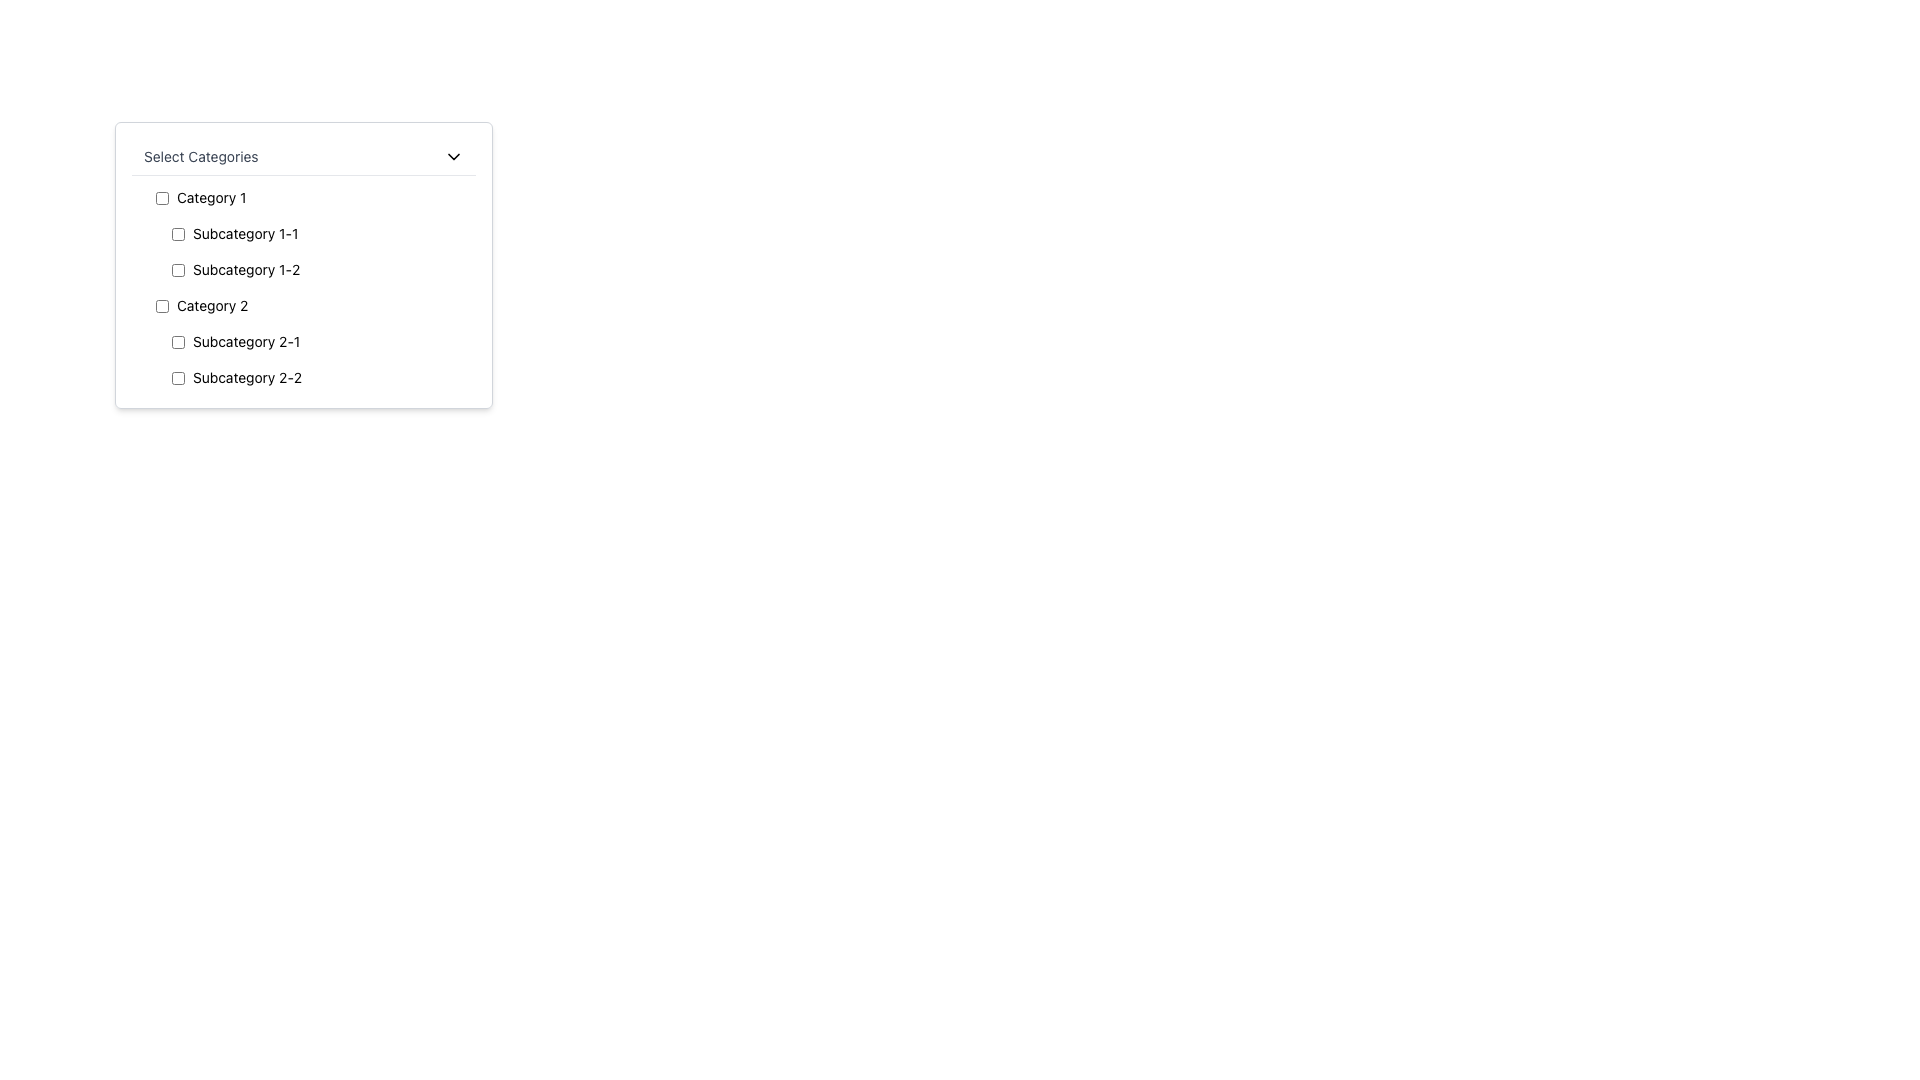  I want to click on the checkbox for 'Subcategory 2-1', so click(178, 341).